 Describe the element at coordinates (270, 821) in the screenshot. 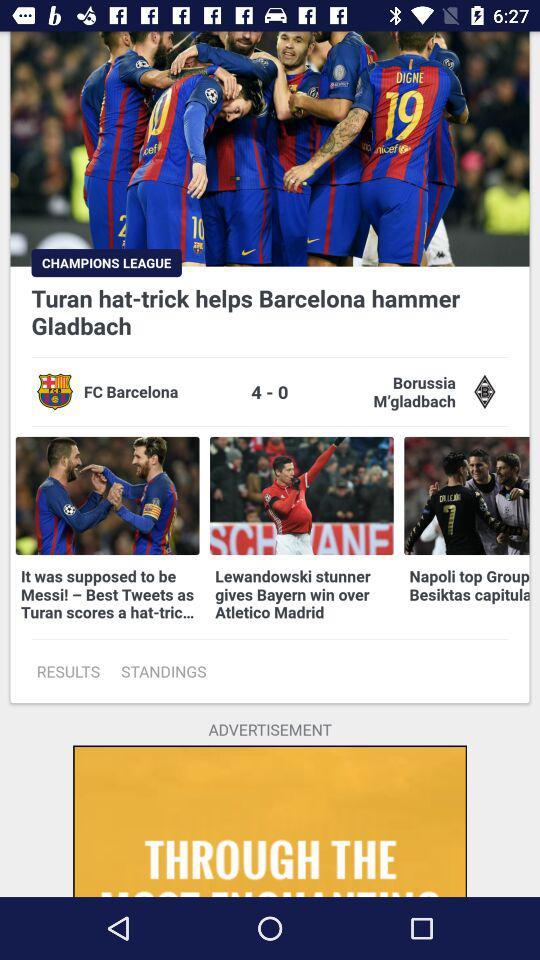

I see `link to advertisement` at that location.